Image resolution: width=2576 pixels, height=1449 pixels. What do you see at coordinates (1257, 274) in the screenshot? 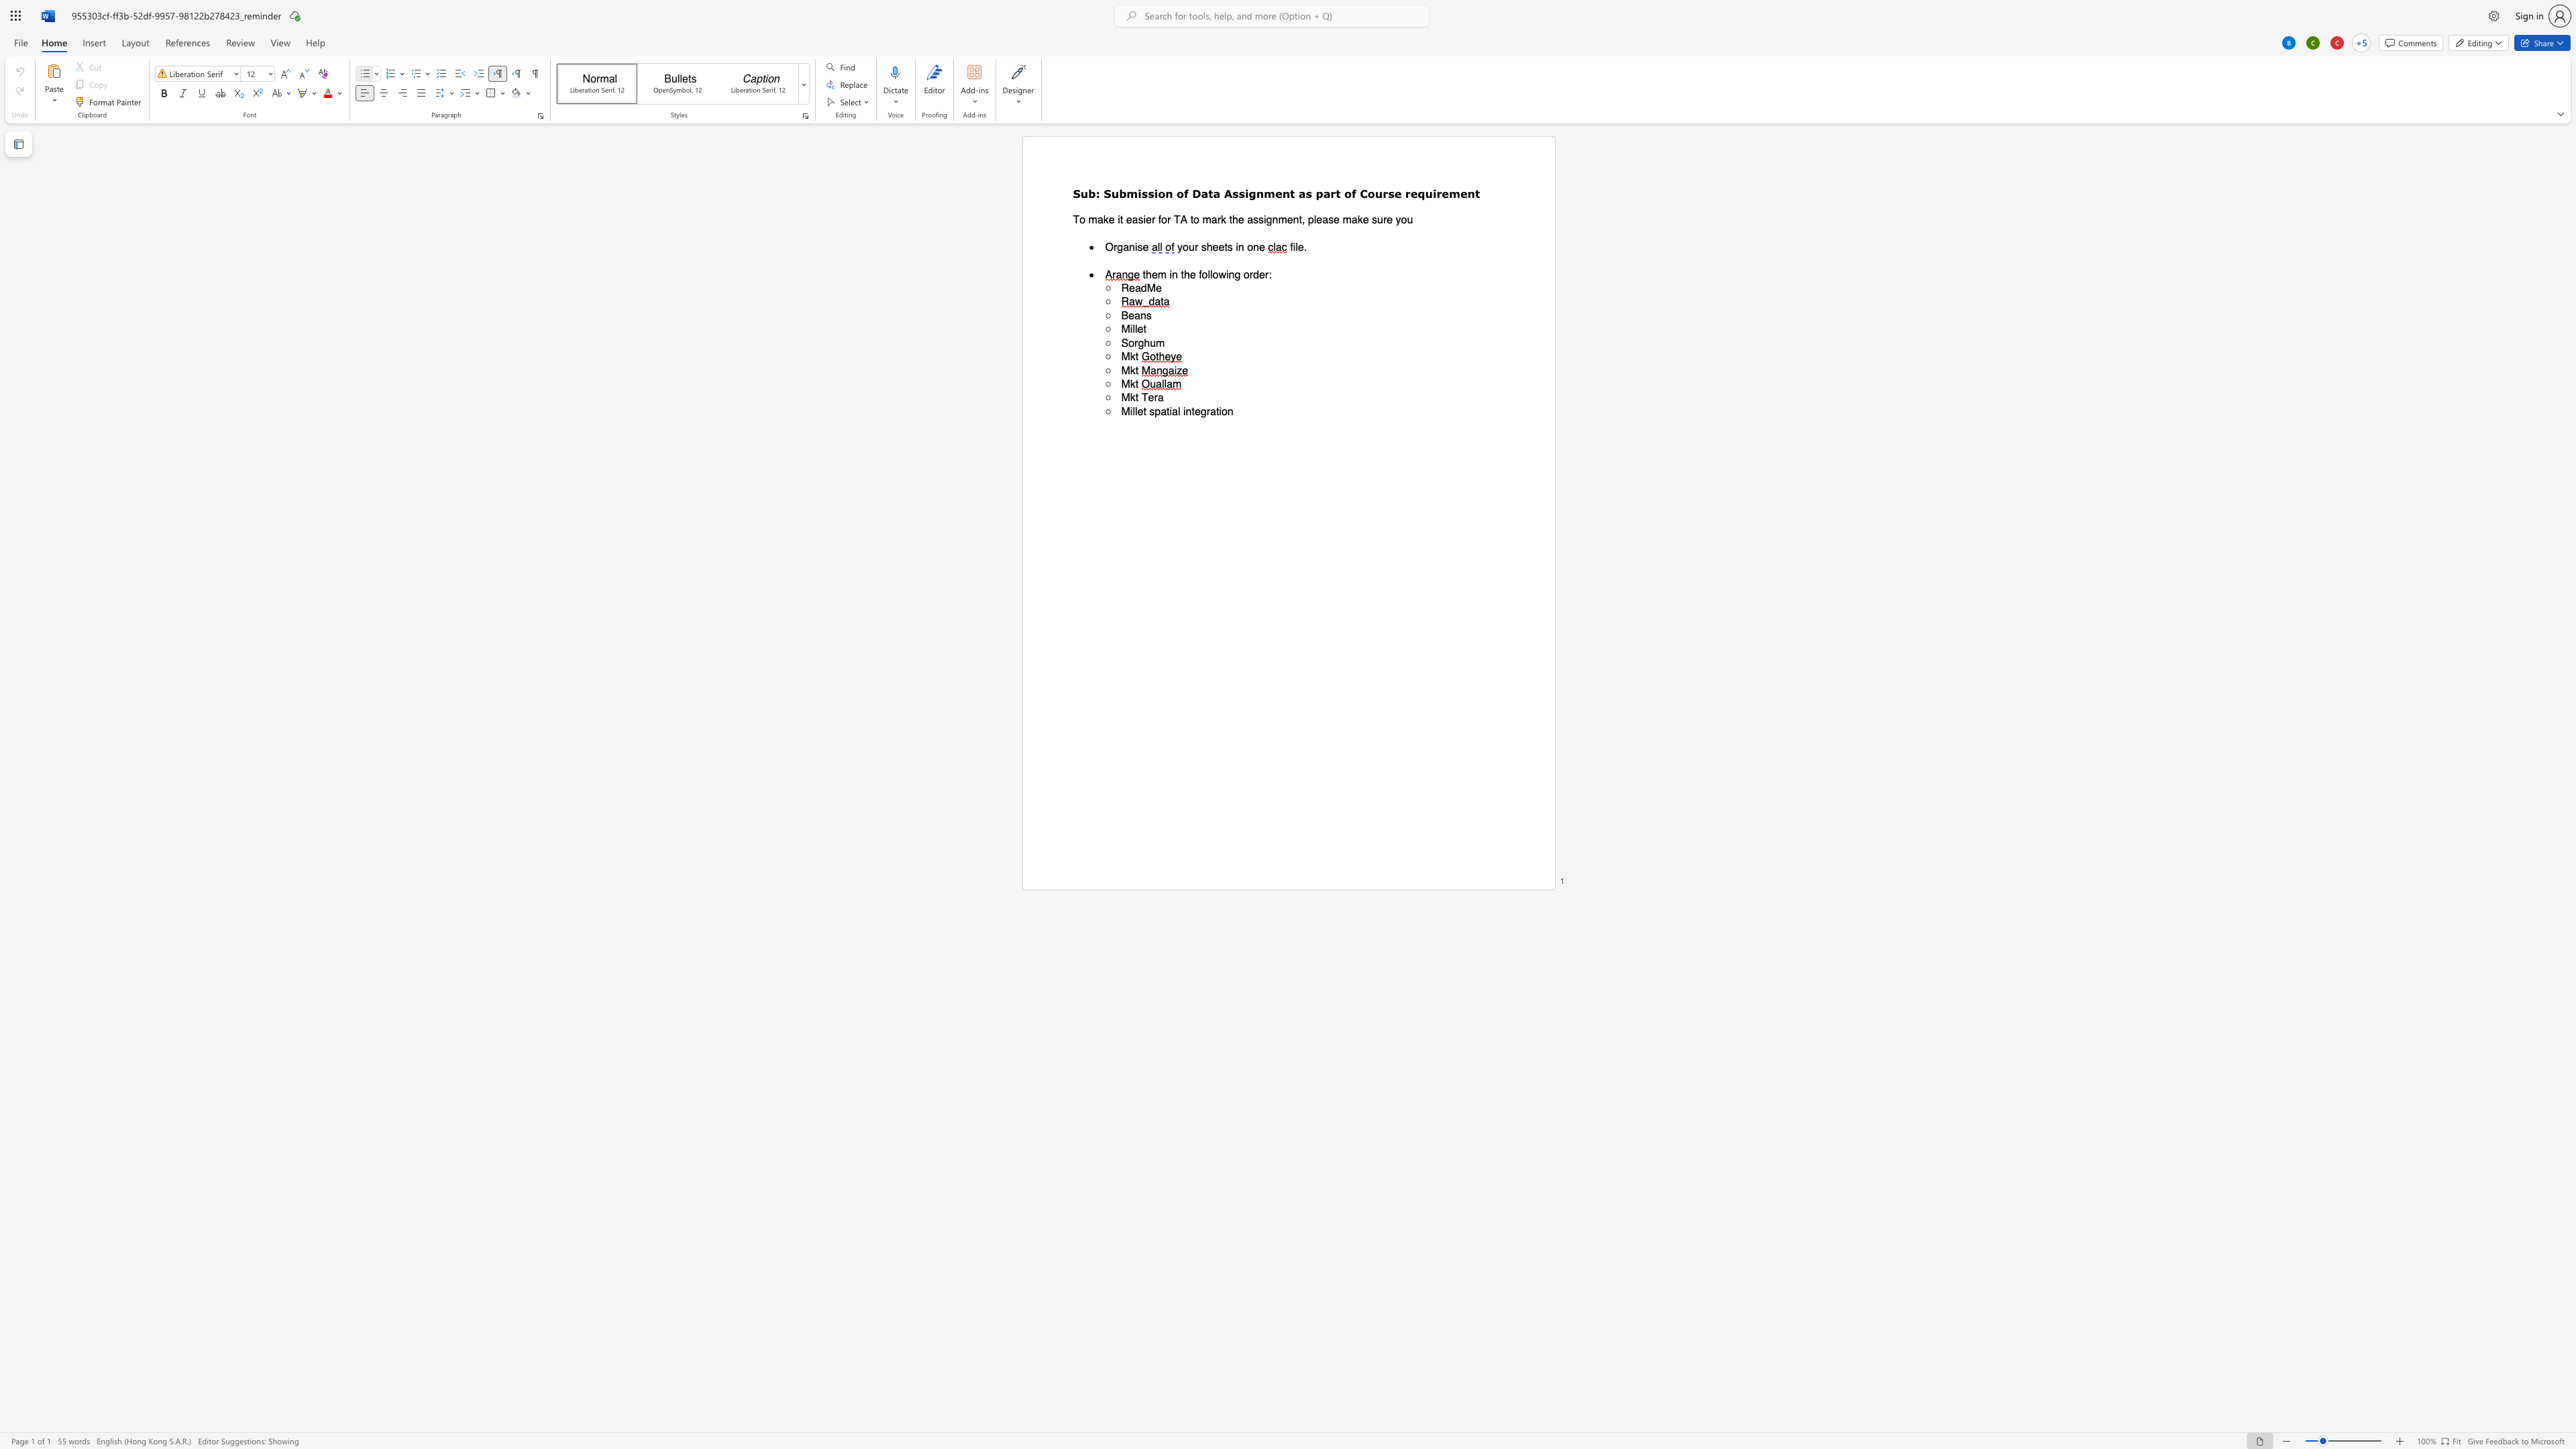
I see `the space between the continuous character "d" and "e" in the text` at bounding box center [1257, 274].